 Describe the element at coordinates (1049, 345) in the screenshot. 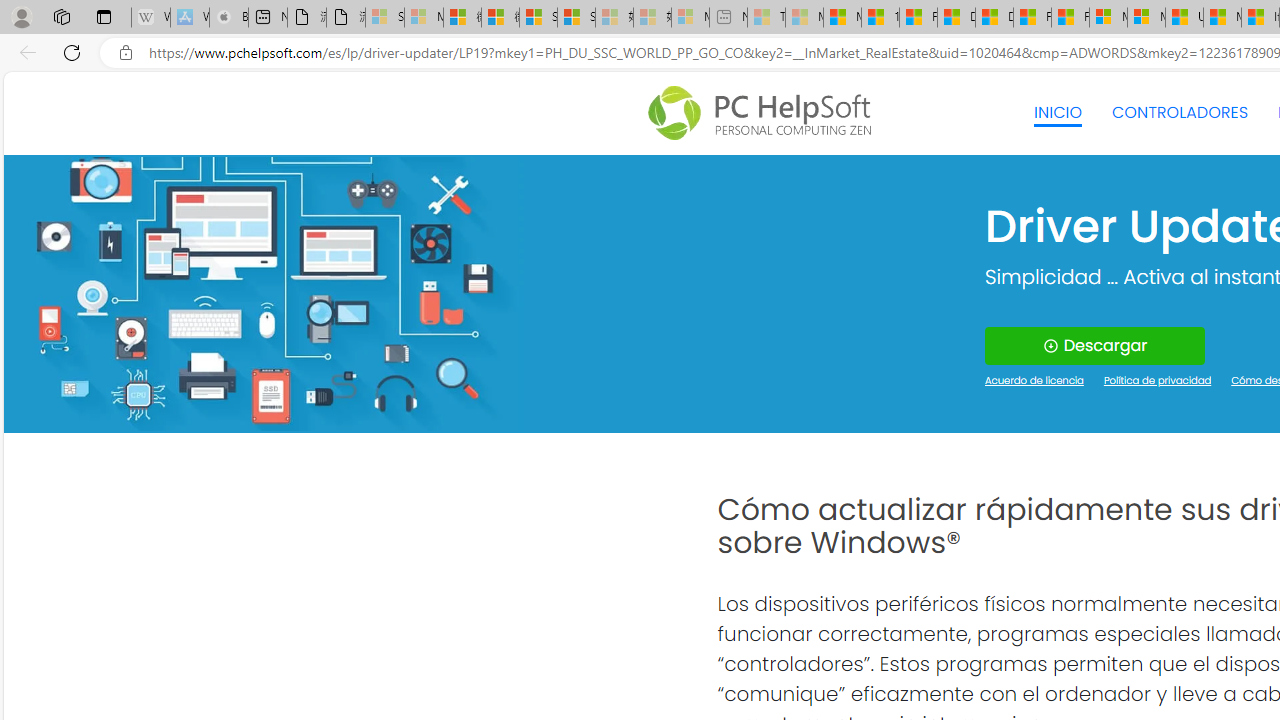

I see `'Download Icon'` at that location.